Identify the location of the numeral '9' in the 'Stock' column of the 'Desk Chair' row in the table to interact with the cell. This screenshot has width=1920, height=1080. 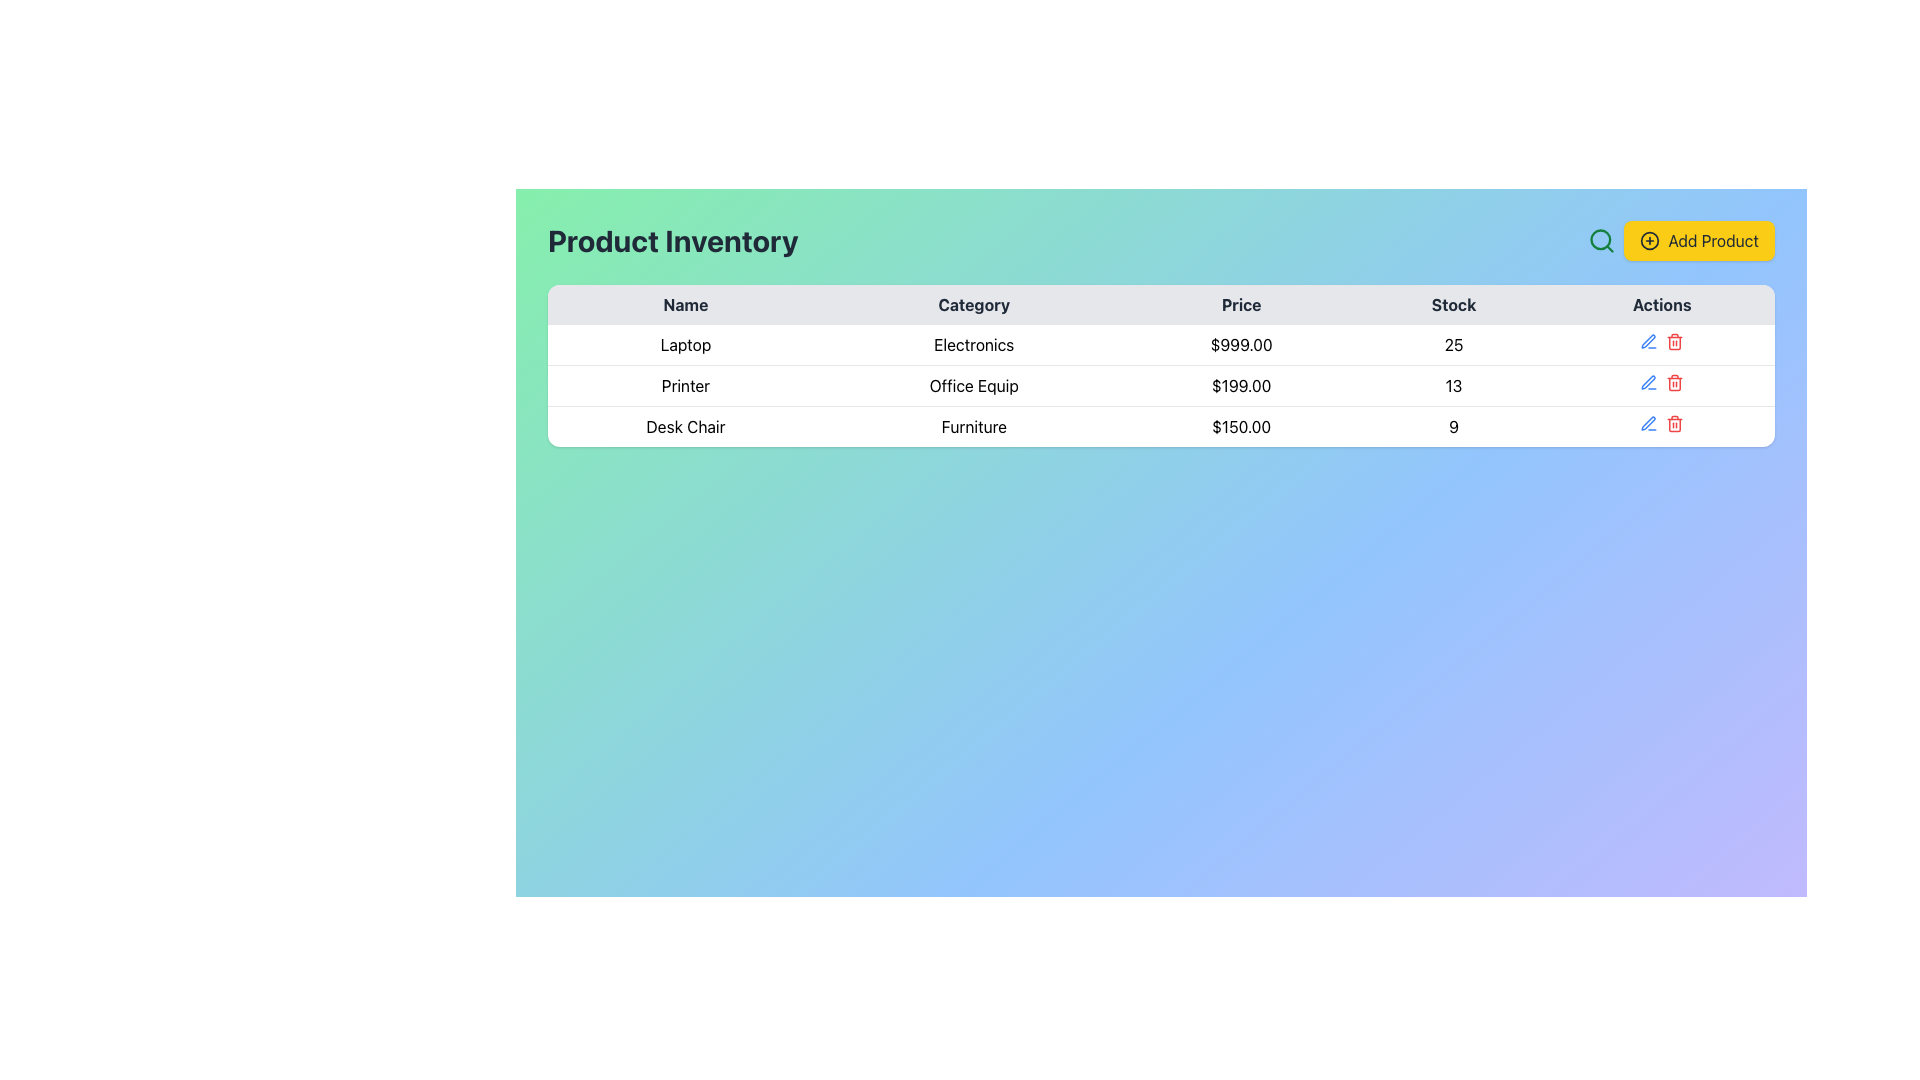
(1454, 425).